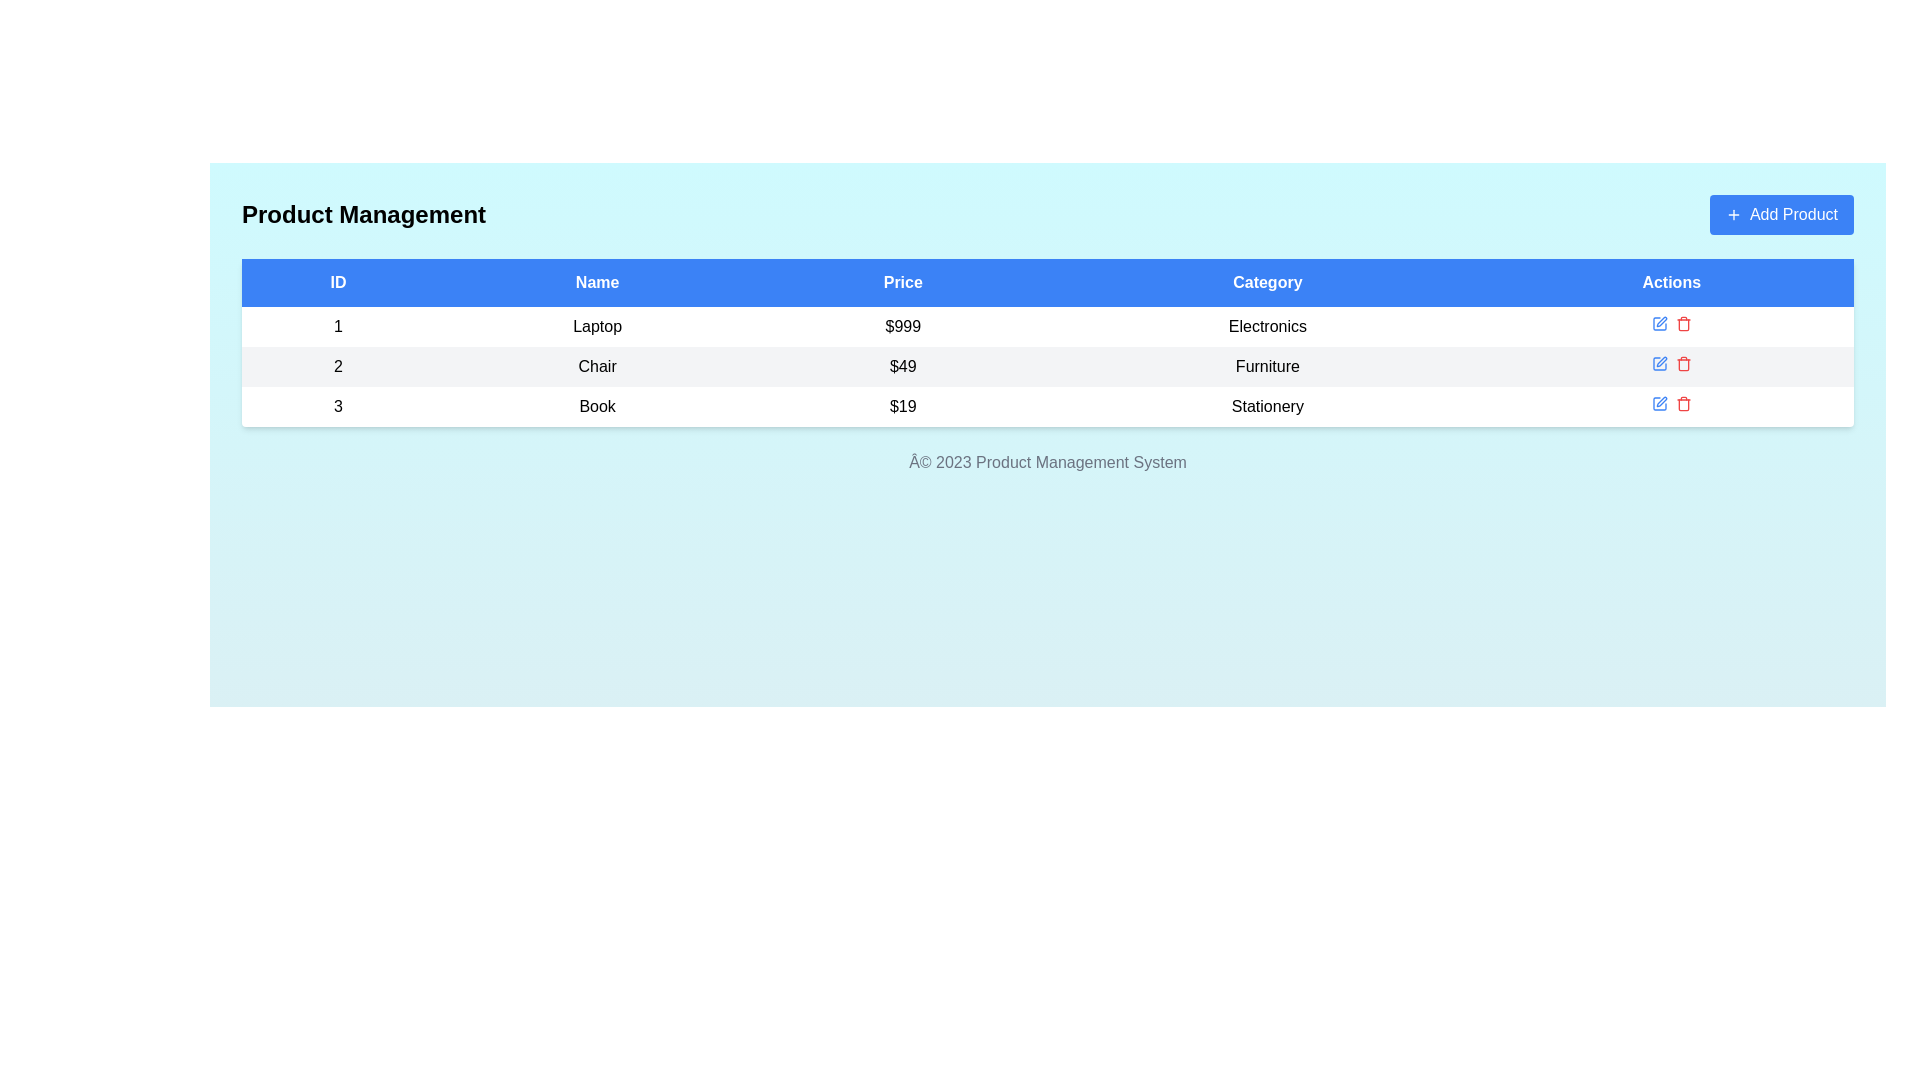  Describe the element at coordinates (364, 215) in the screenshot. I see `the Text Label that serves as a header for product management, located at the upper-left corner of the interface, just below the top edge` at that location.